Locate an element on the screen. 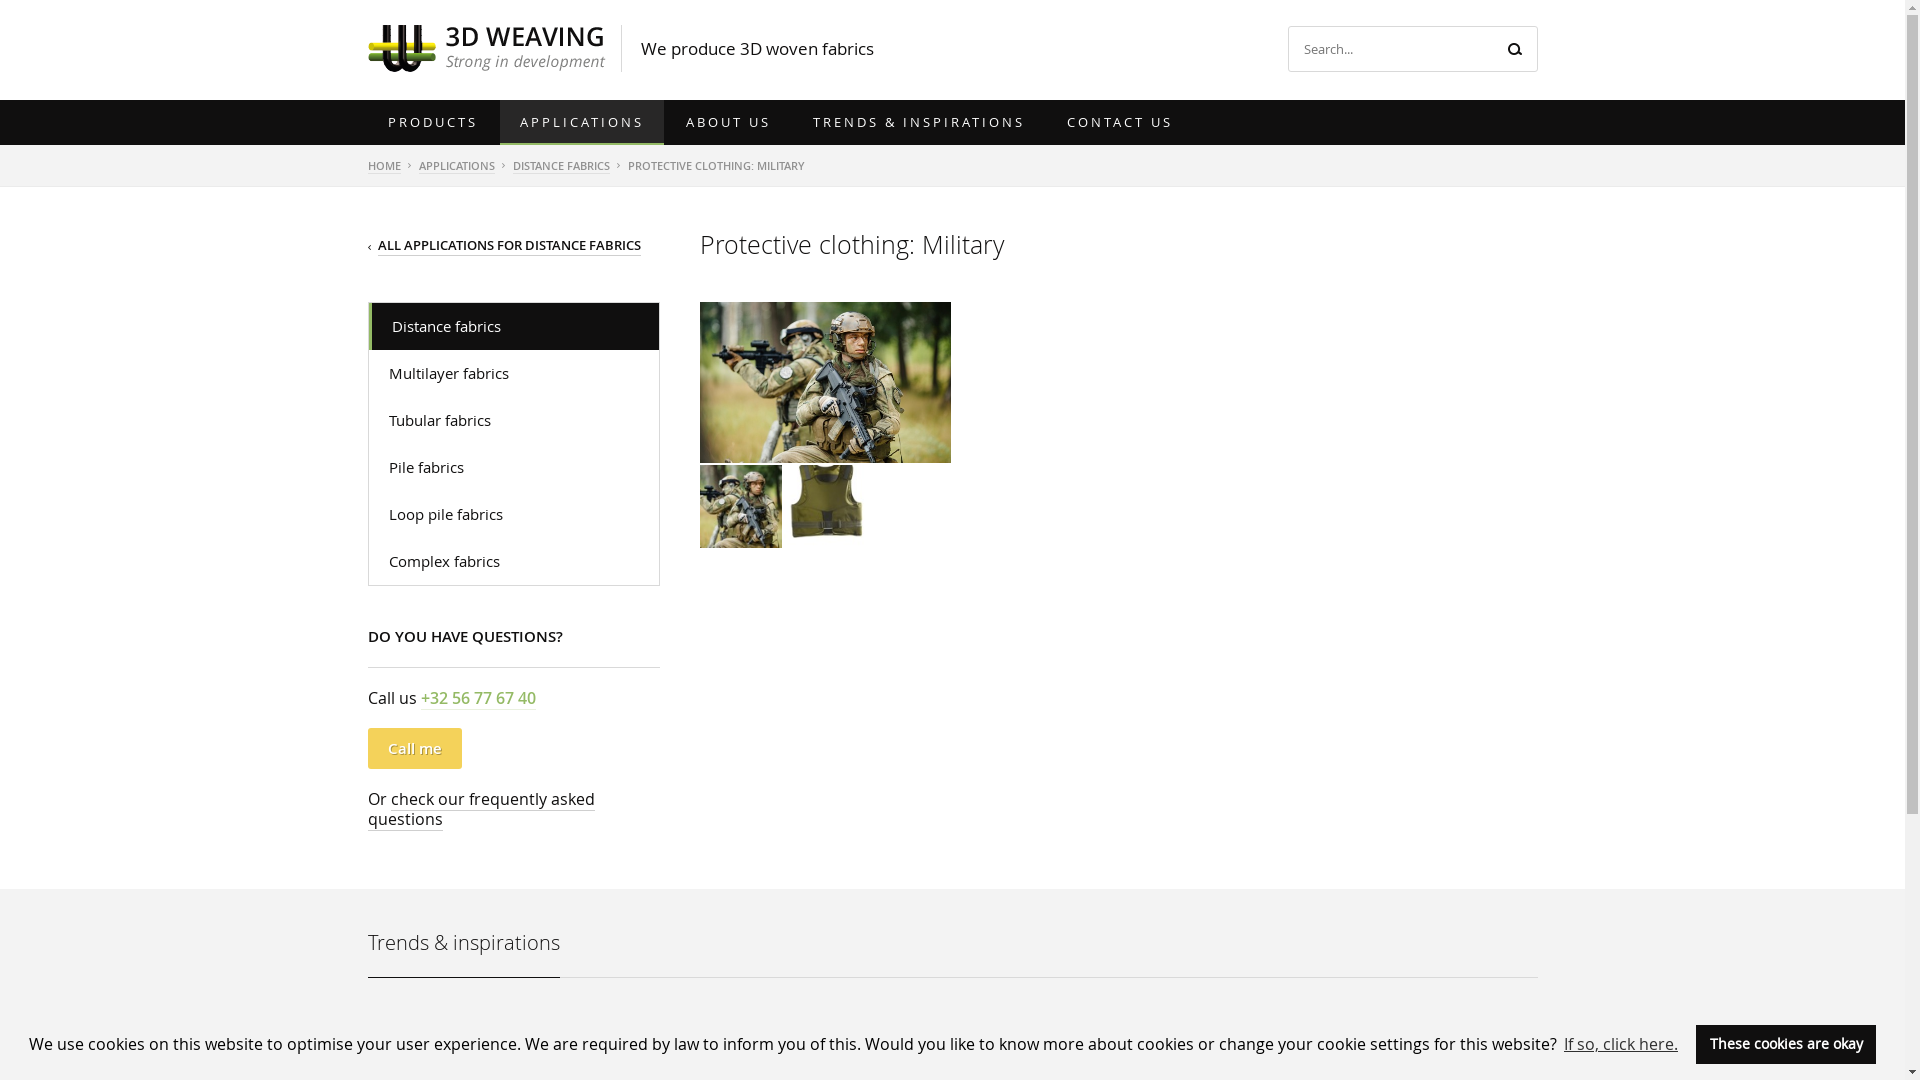 The image size is (1920, 1080). 'Search' is located at coordinates (1514, 48).